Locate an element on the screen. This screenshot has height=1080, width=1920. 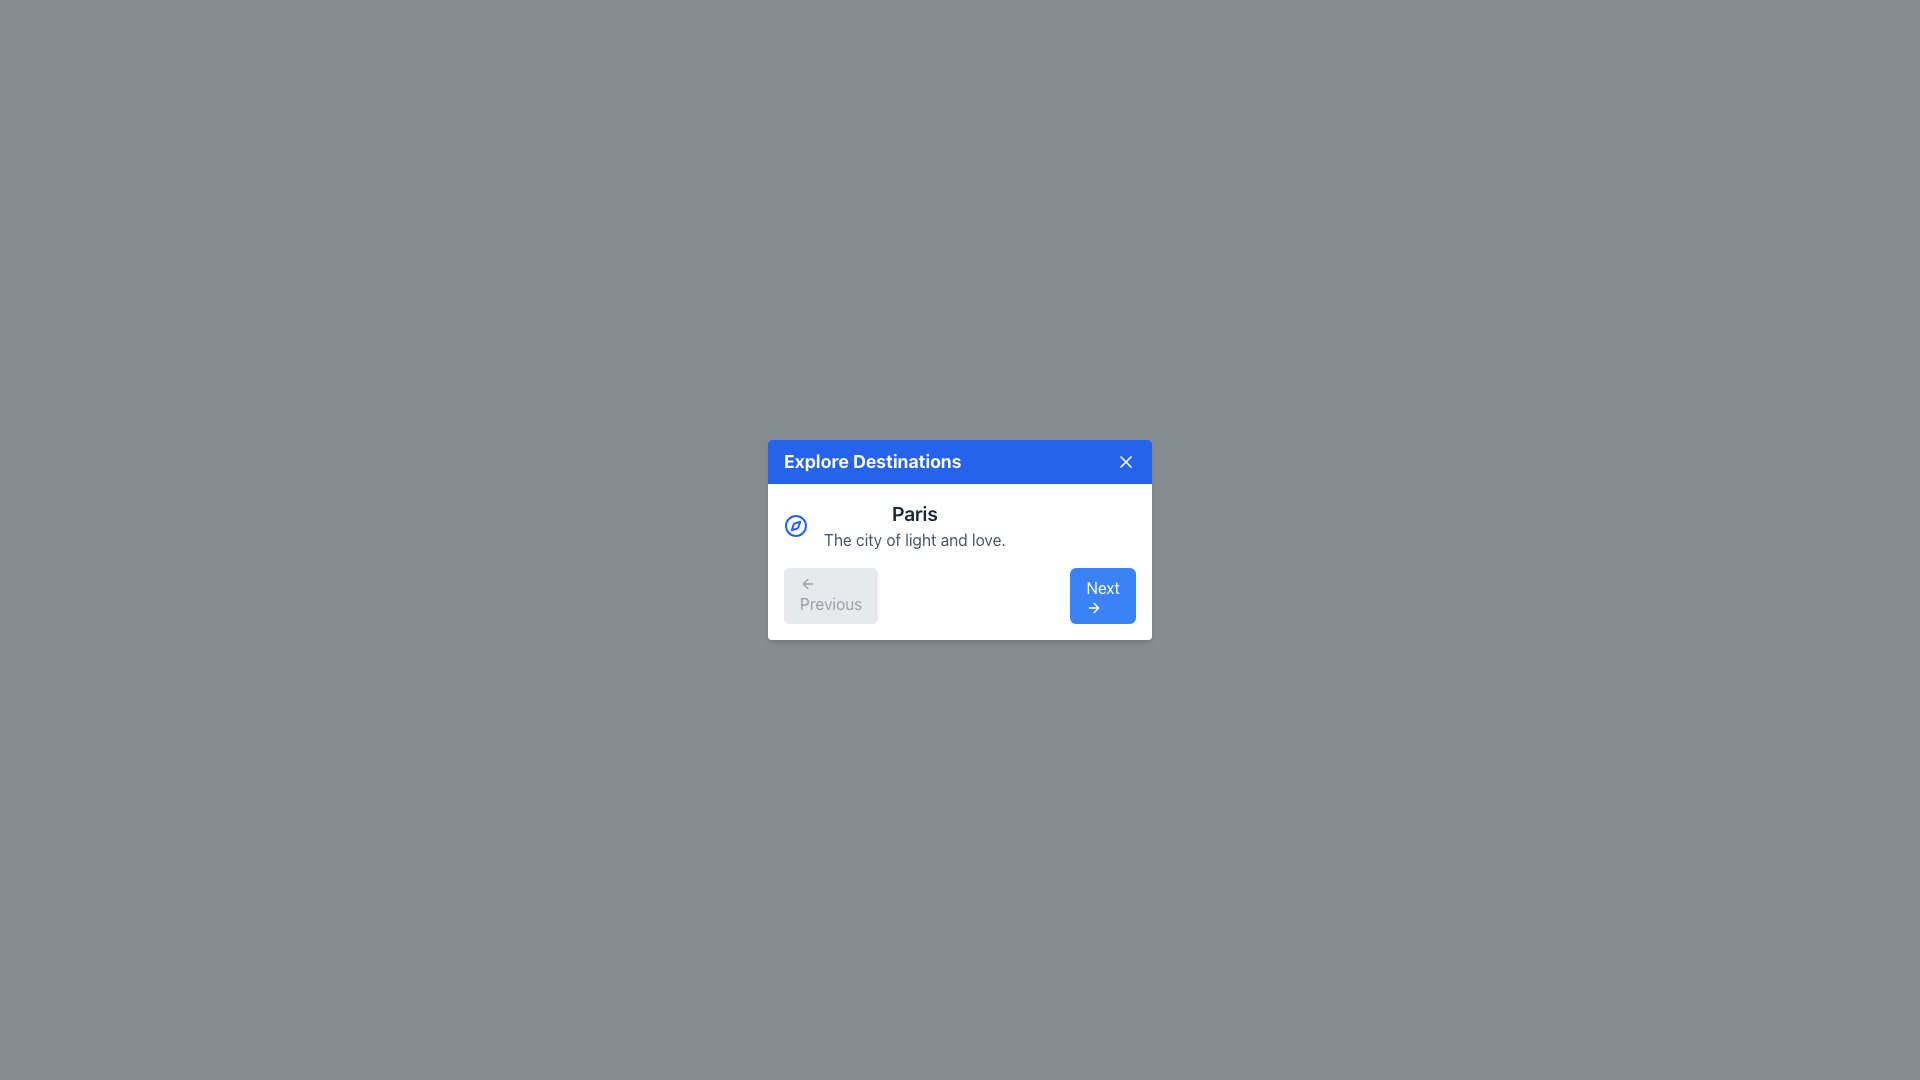
the decorative directional icon within the 'Next' button in the modal dialog to trigger any hover effects is located at coordinates (1095, 607).